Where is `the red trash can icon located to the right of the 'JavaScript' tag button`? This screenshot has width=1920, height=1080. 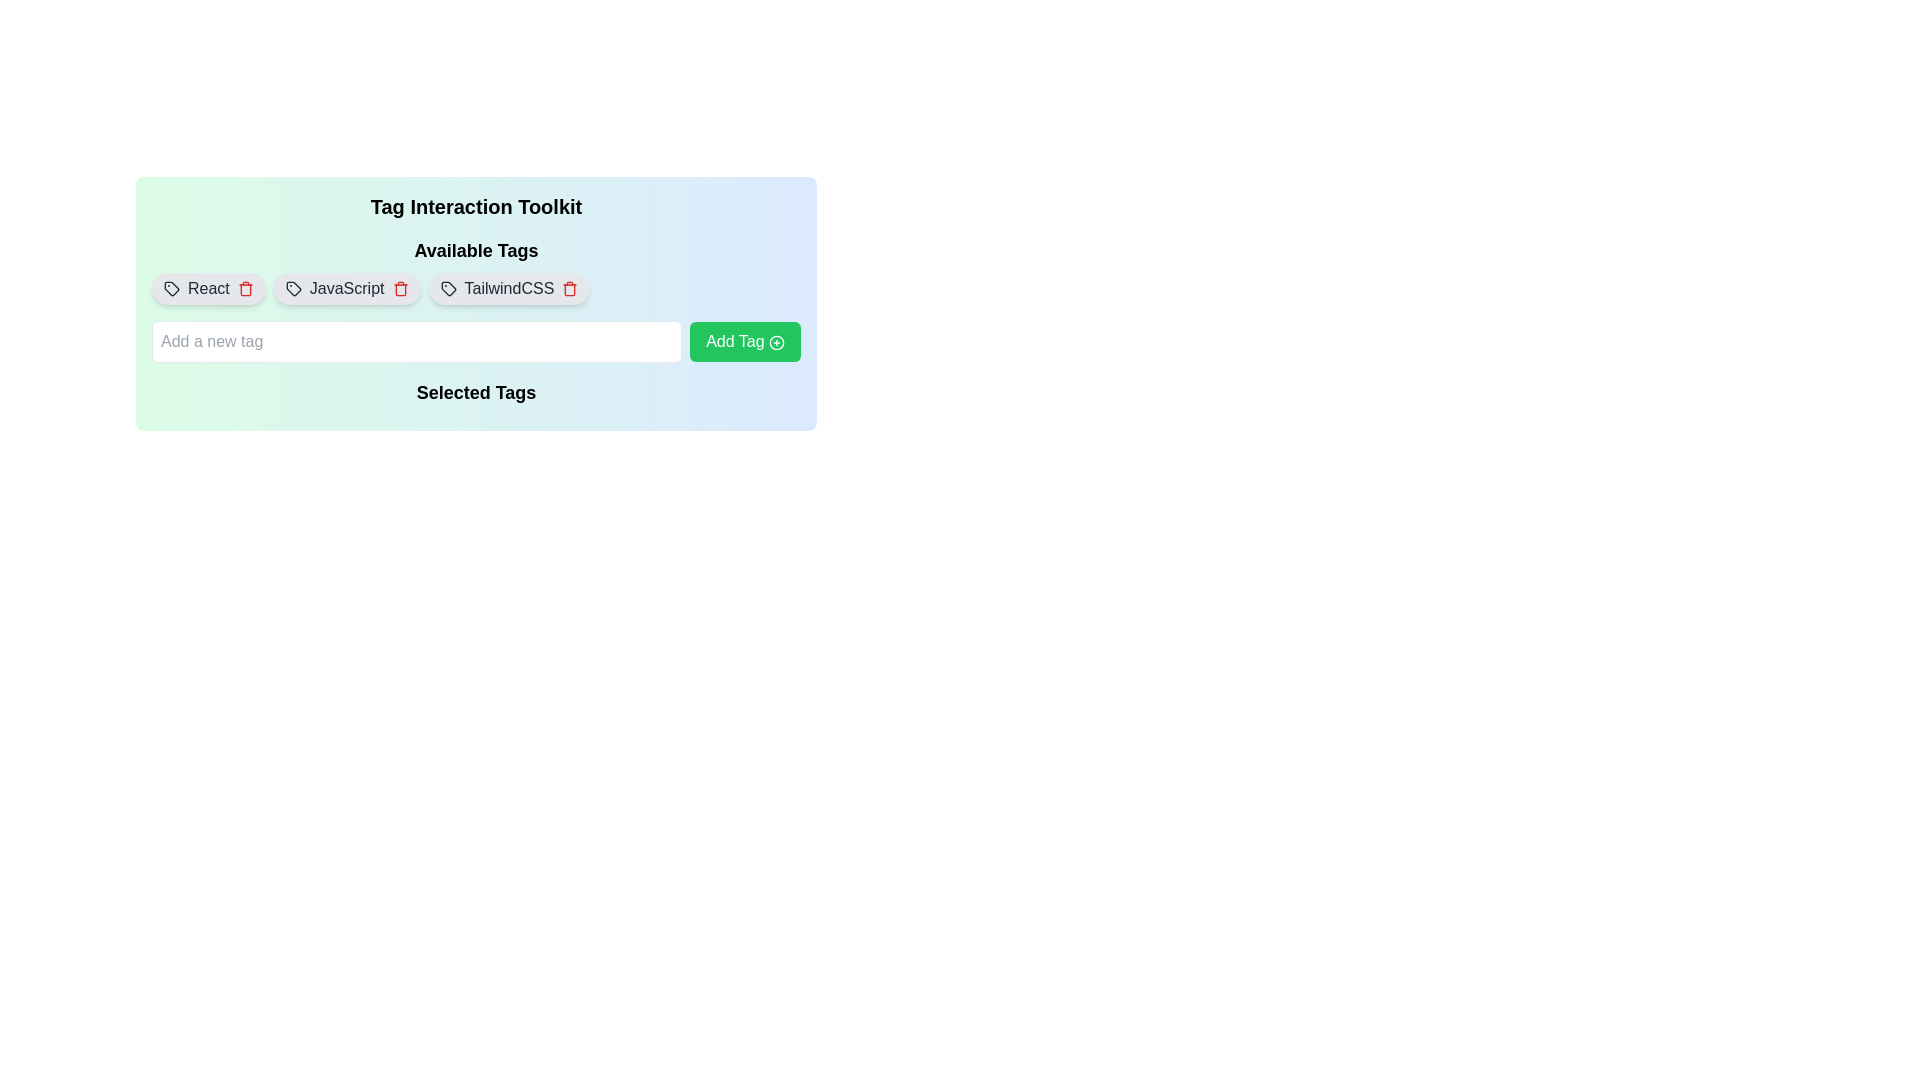
the red trash can icon located to the right of the 'JavaScript' tag button is located at coordinates (400, 289).